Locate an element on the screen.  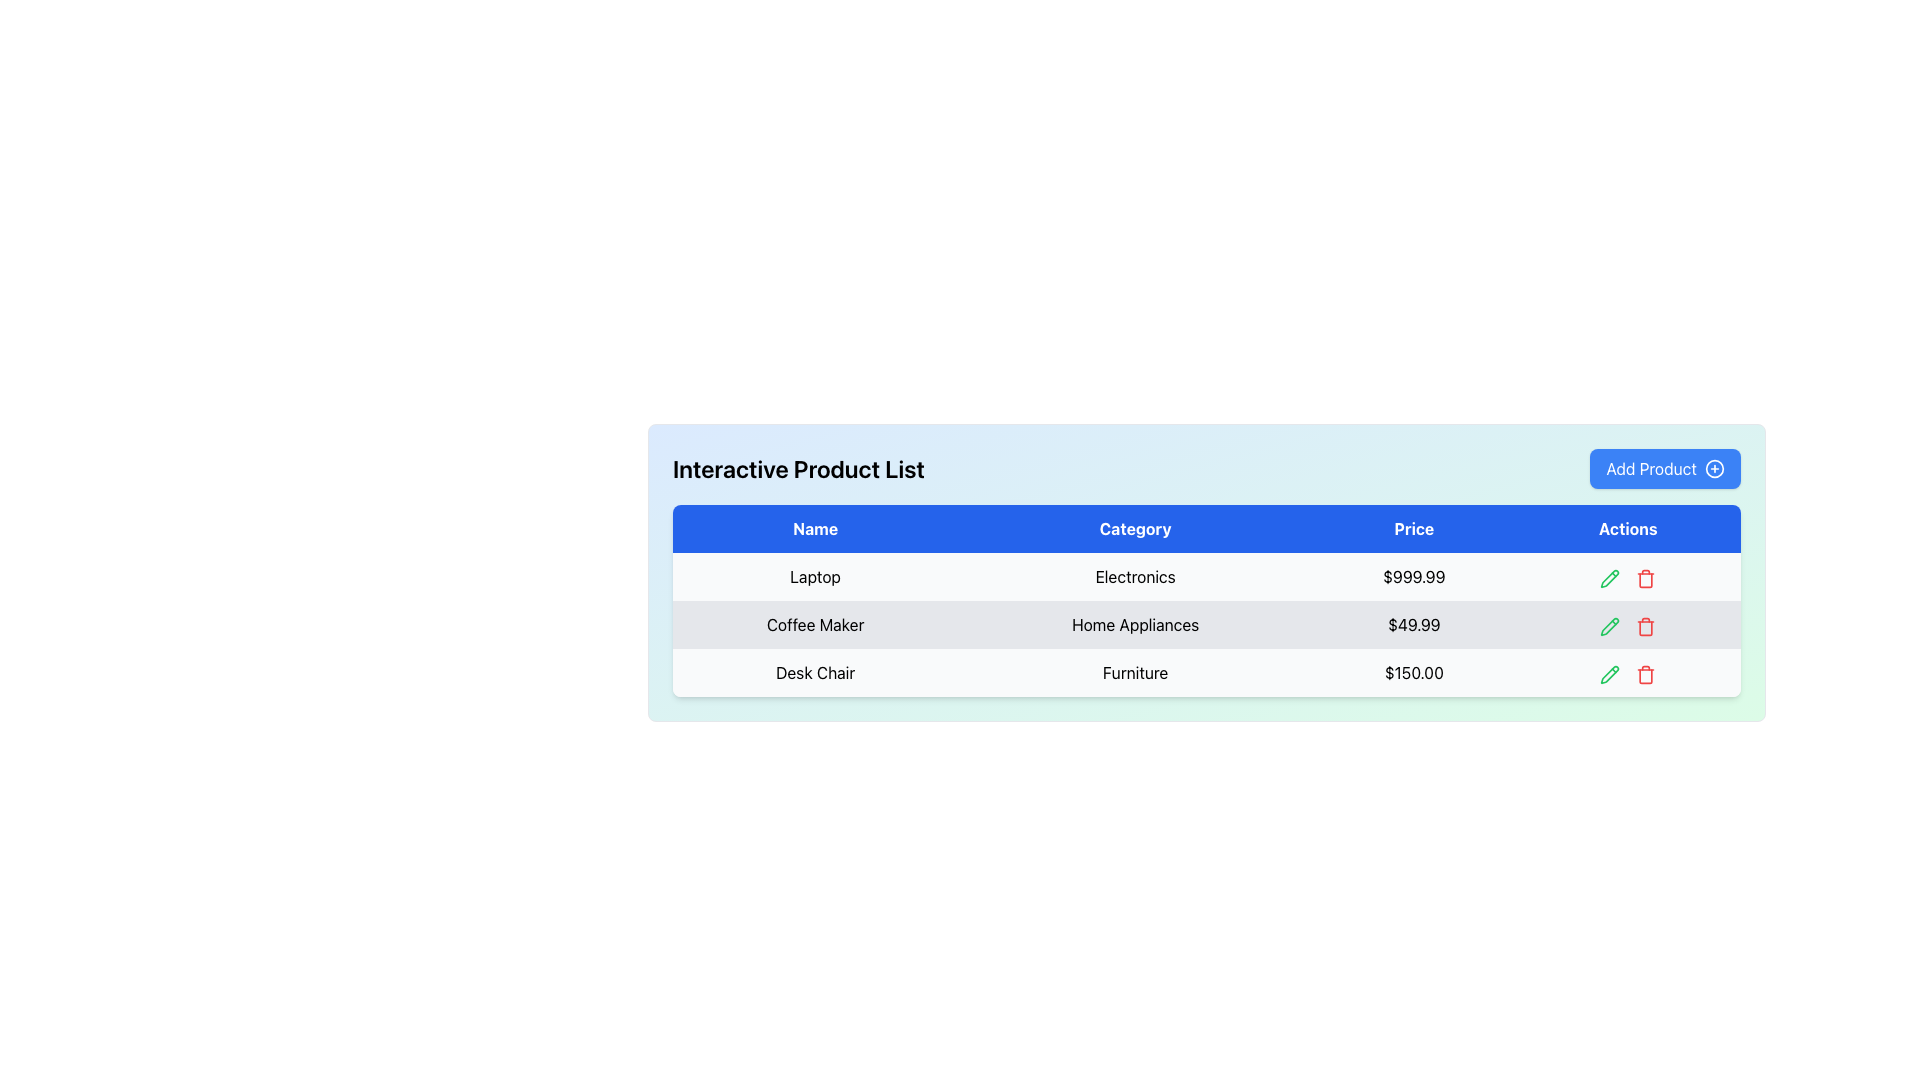
the price display element showing '$999.99' in the first row of the table under the 'Price' column is located at coordinates (1413, 577).